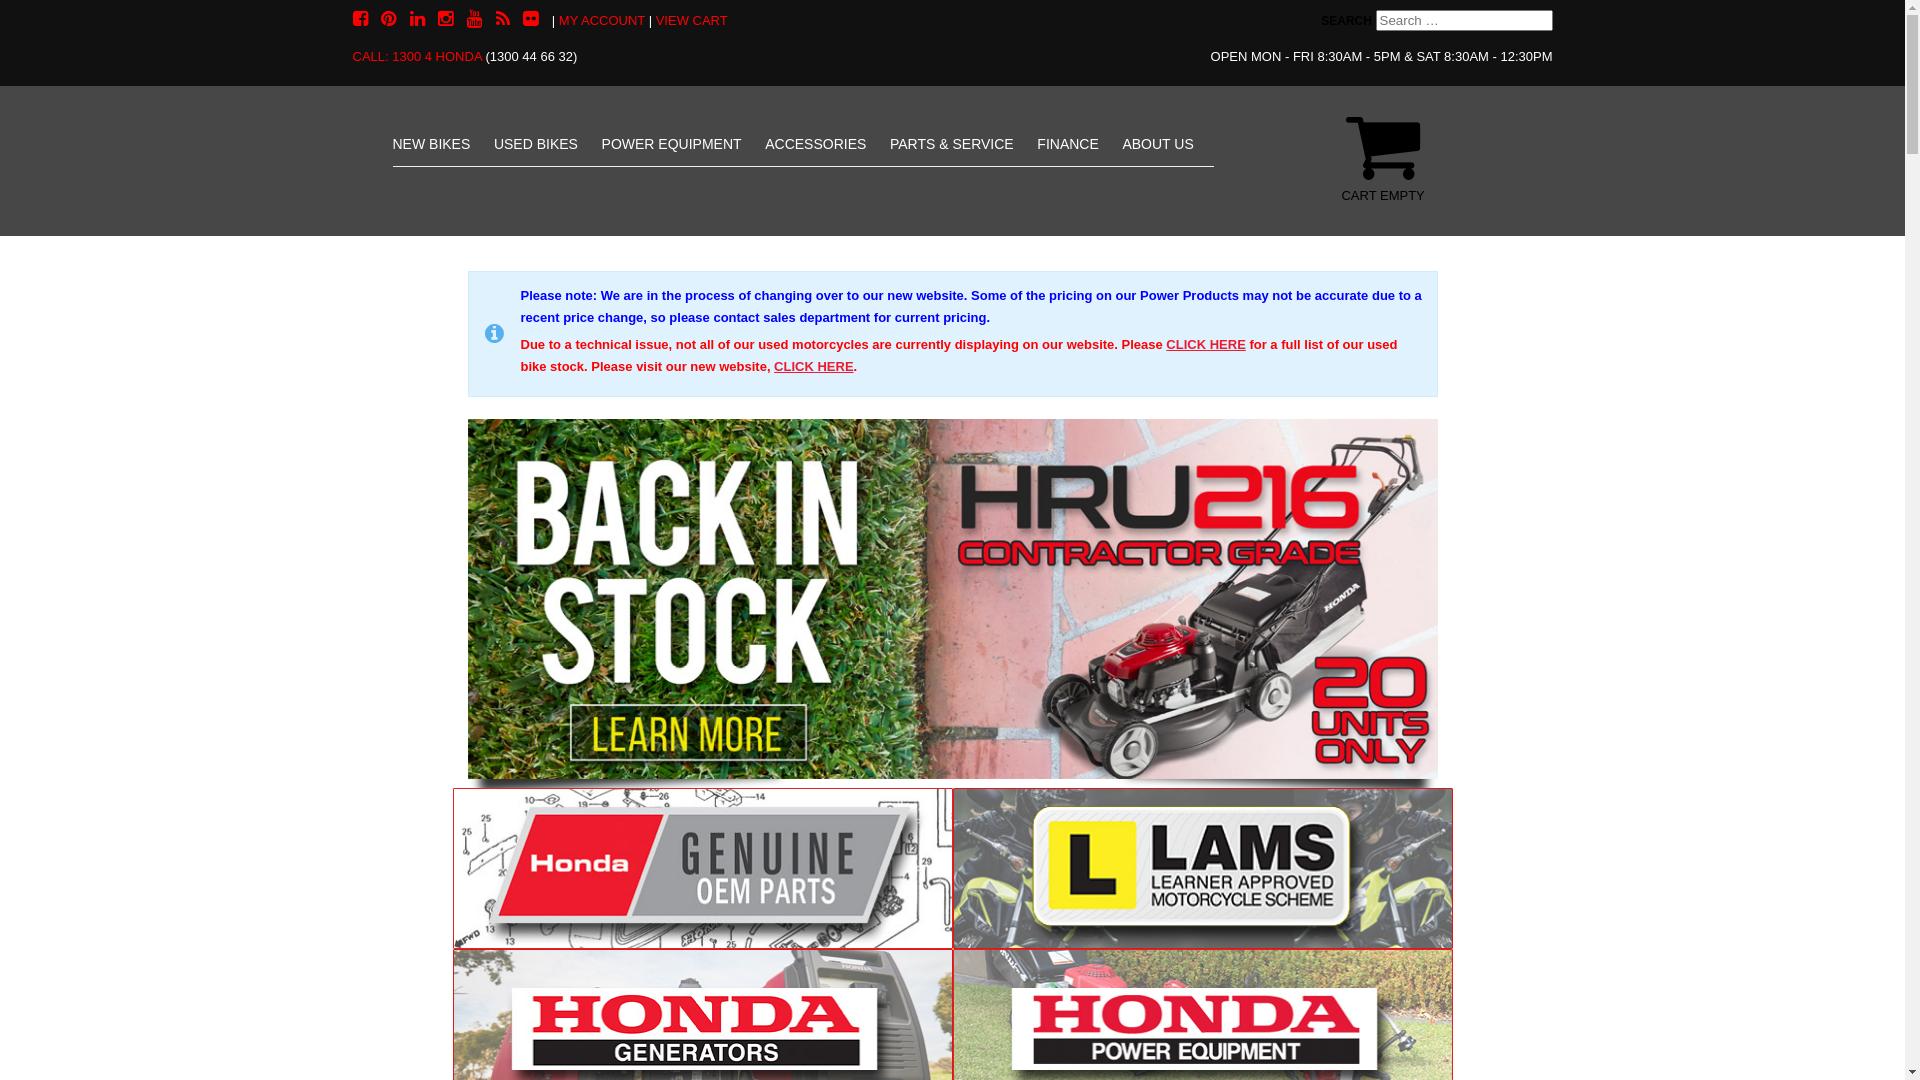 The image size is (1920, 1080). I want to click on 'CLICK HERE', so click(1204, 343).